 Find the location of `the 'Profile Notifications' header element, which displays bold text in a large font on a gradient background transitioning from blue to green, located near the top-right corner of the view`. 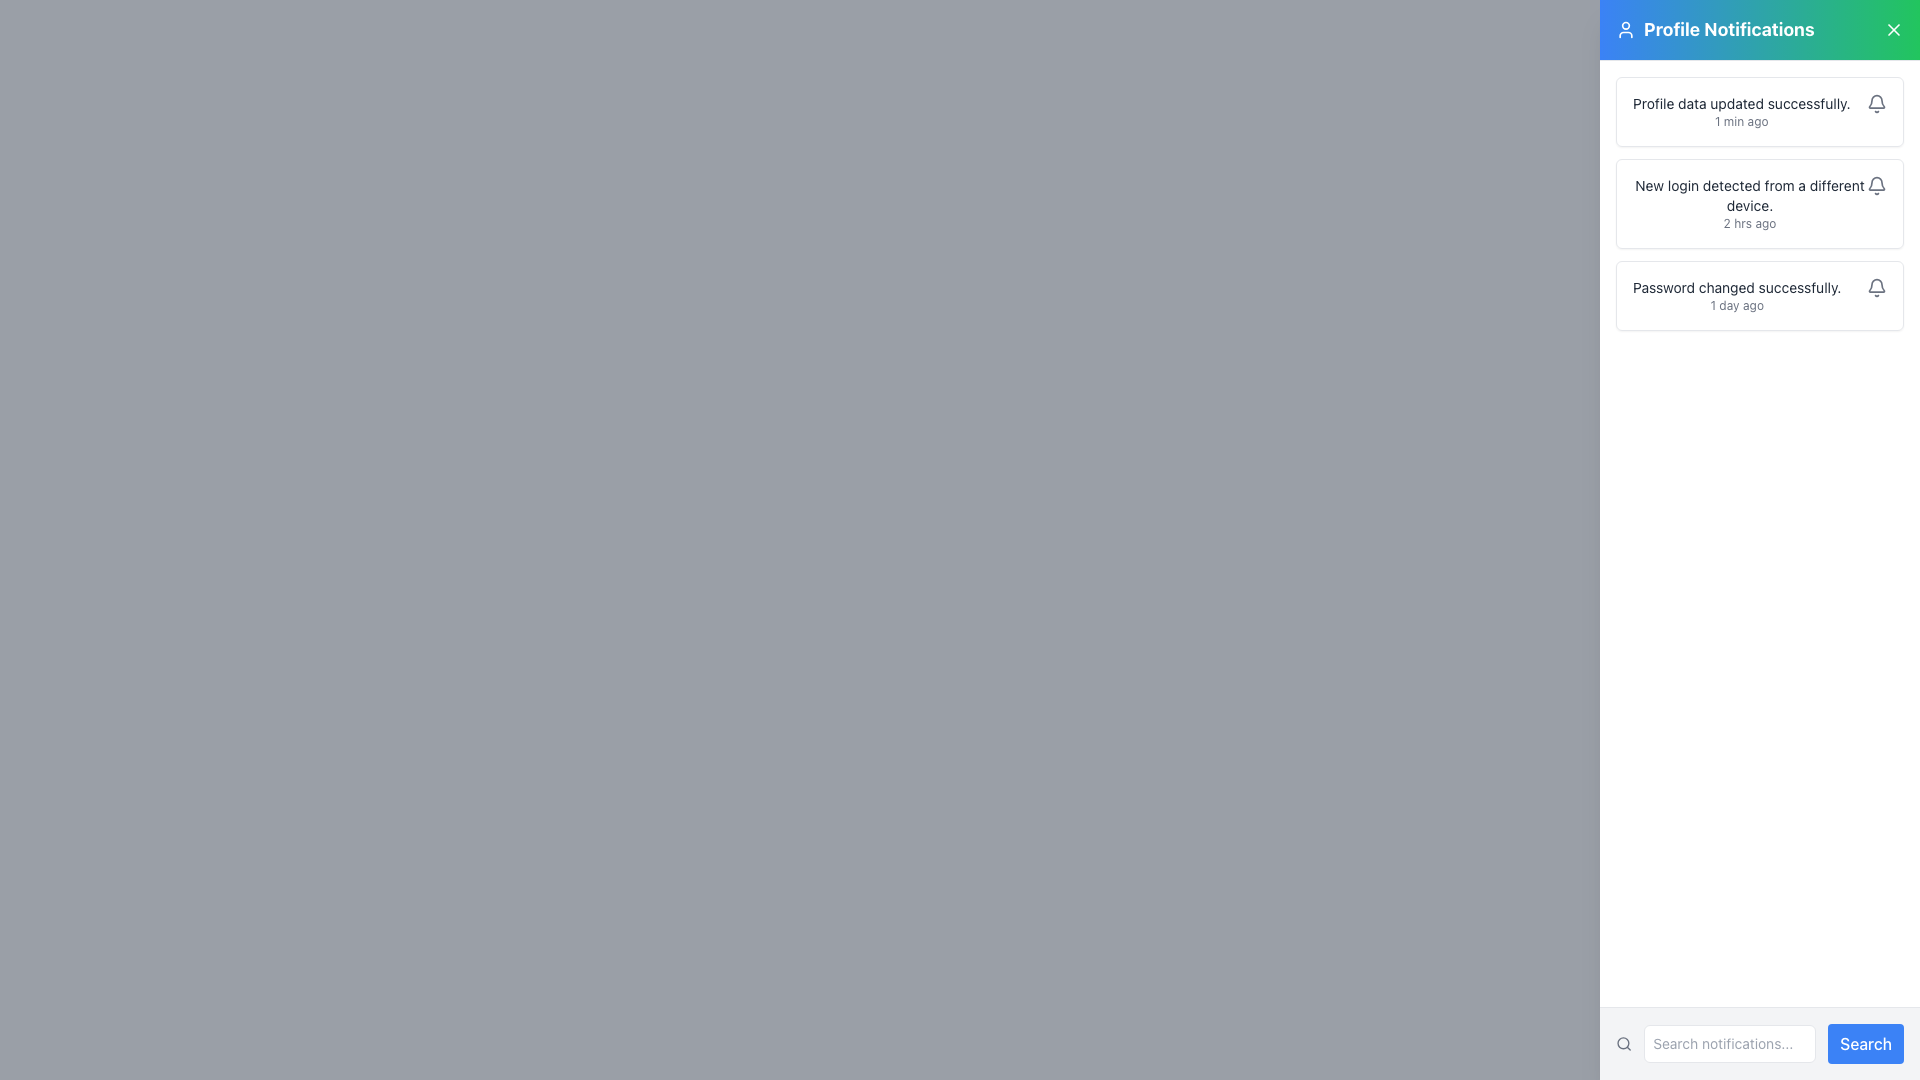

the 'Profile Notifications' header element, which displays bold text in a large font on a gradient background transitioning from blue to green, located near the top-right corner of the view is located at coordinates (1728, 30).